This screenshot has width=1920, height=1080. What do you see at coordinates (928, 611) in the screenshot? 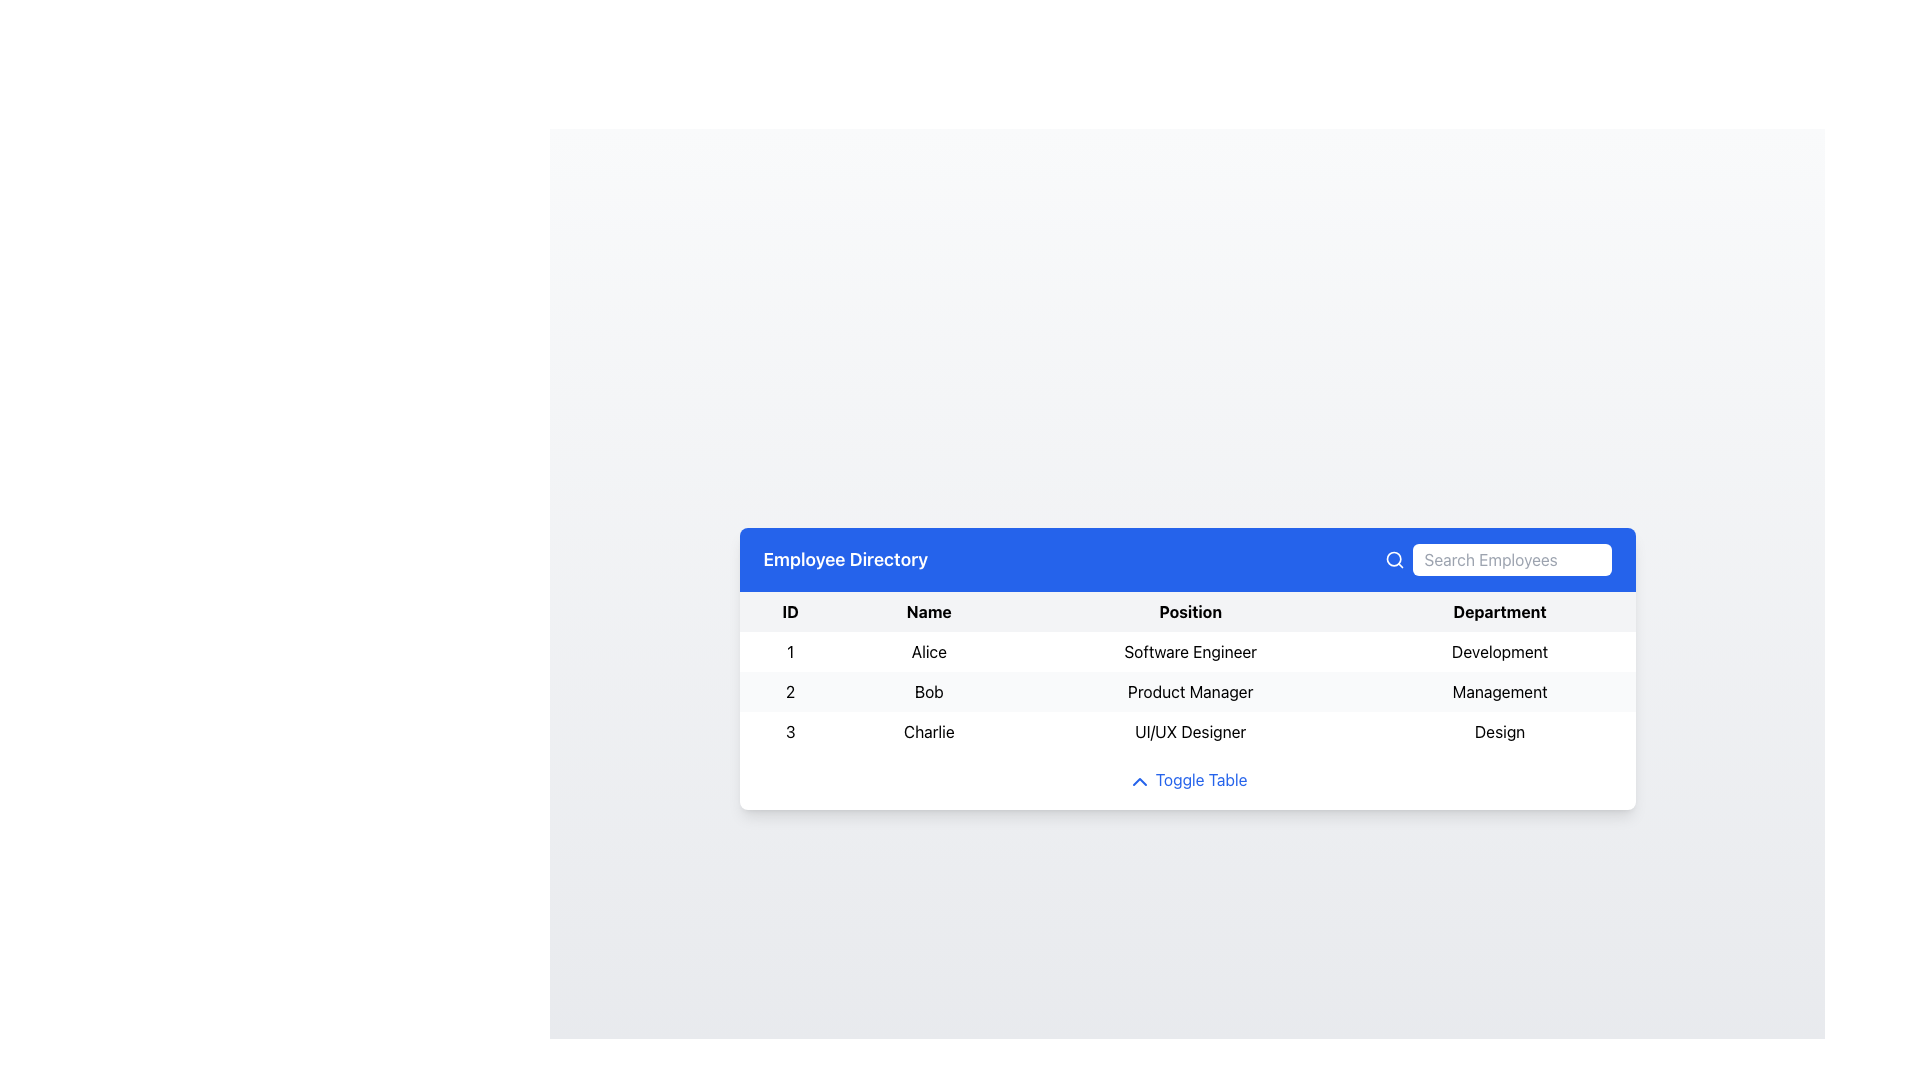
I see `the 'Name' column header in the Employee Directory table, which is the second column header displaying 'Name' in bold black font` at bounding box center [928, 611].